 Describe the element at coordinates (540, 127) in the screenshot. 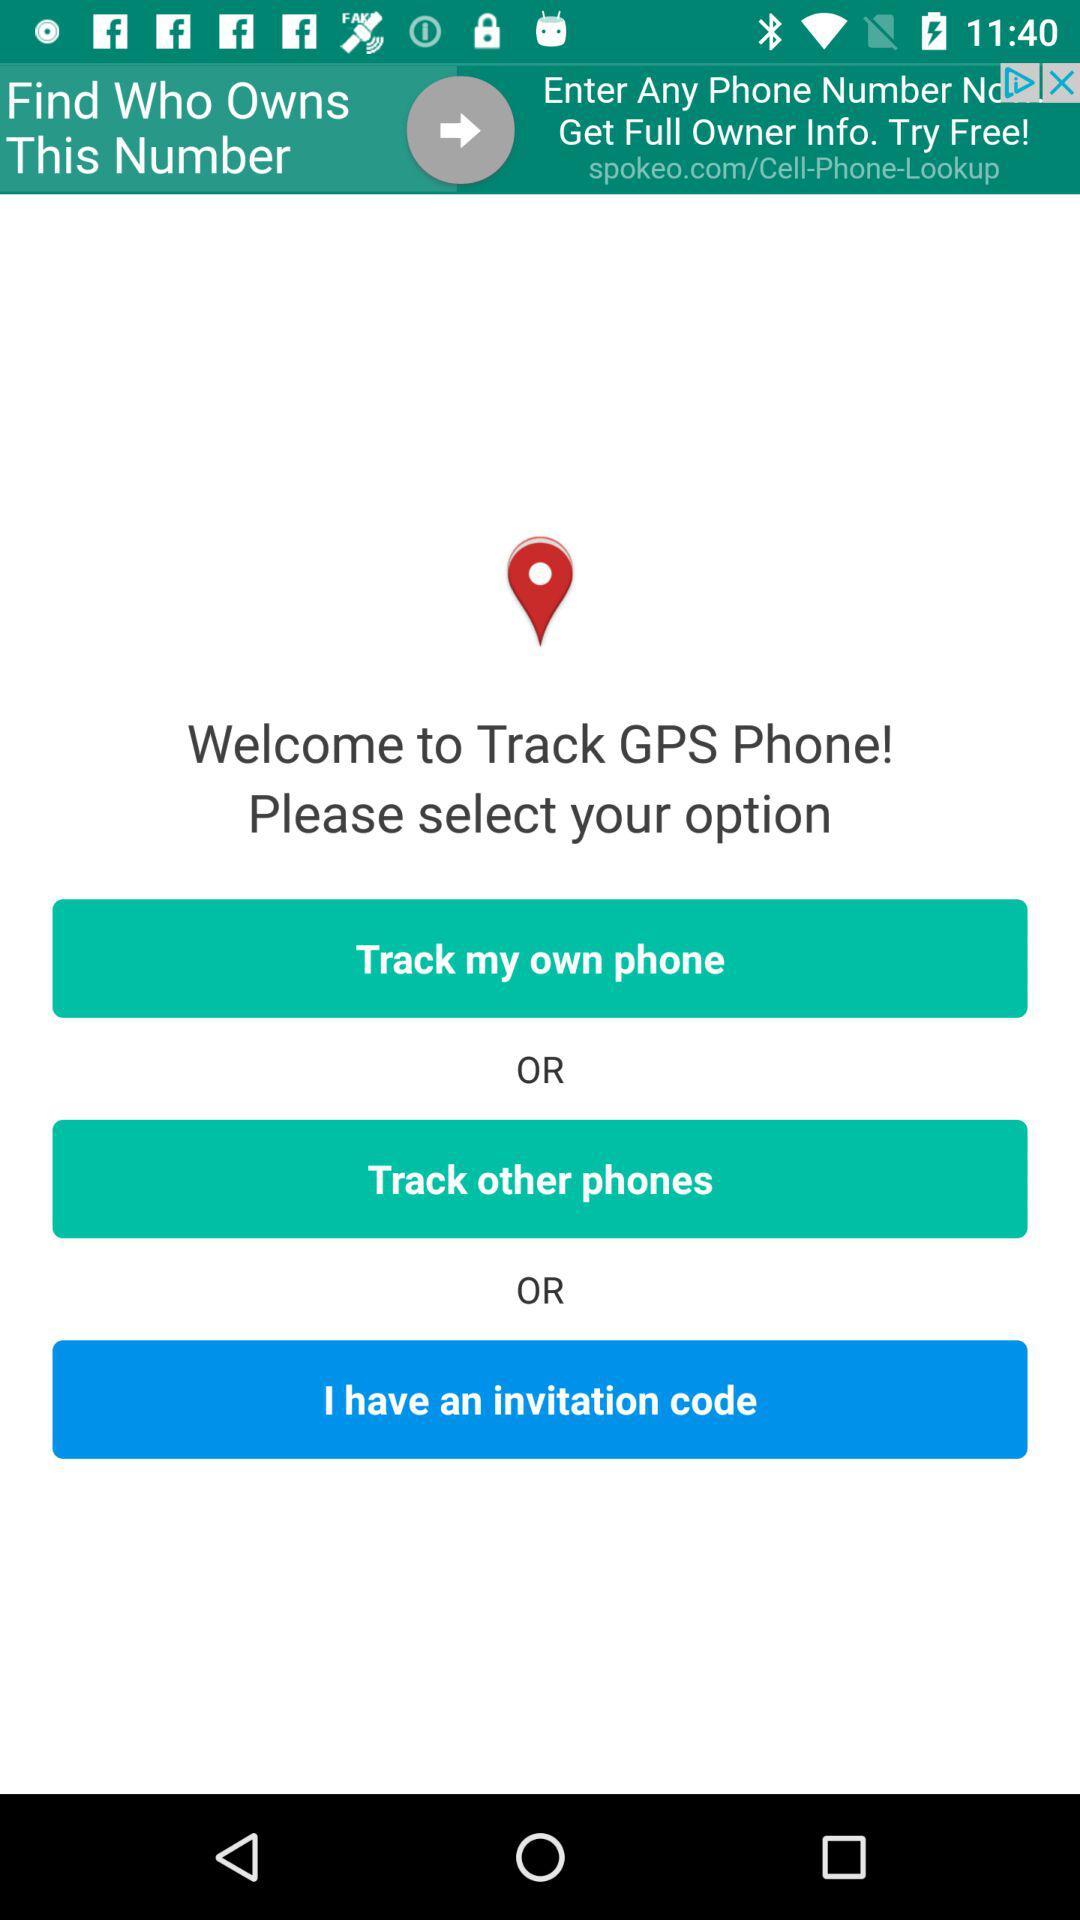

I see `advertisement` at that location.